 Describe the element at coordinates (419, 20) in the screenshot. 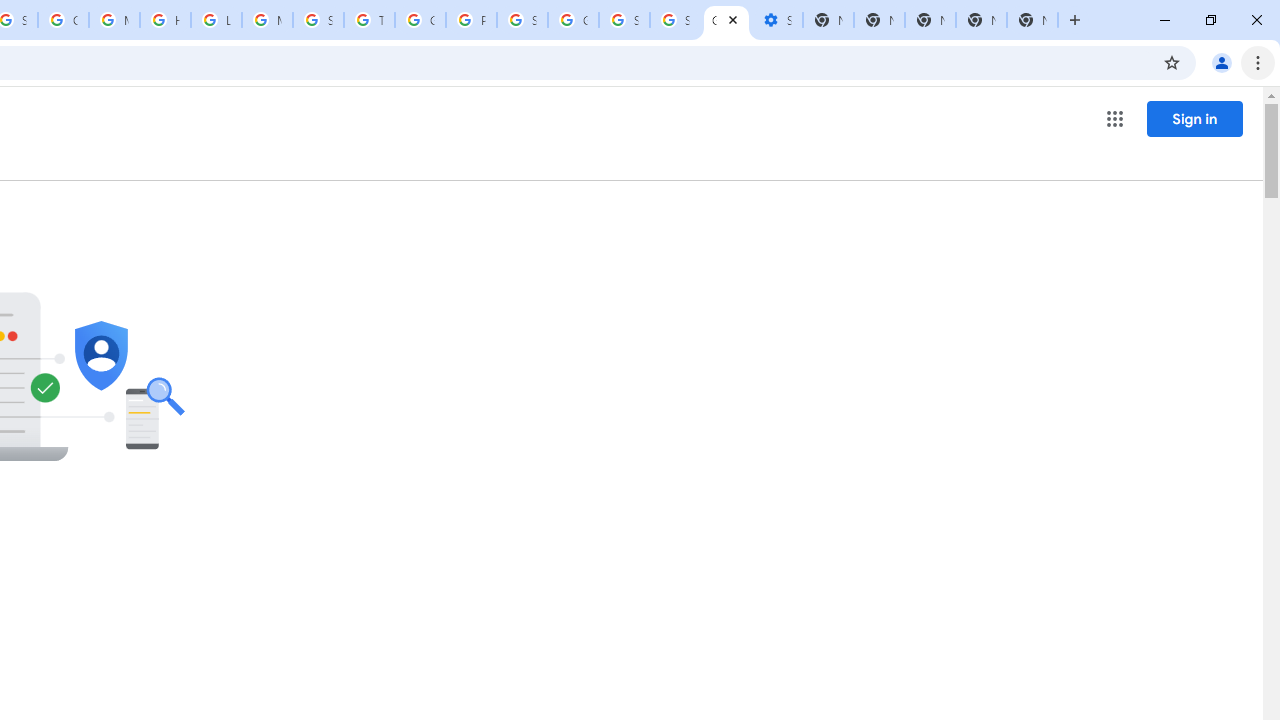

I see `'Google Ads - Sign in'` at that location.